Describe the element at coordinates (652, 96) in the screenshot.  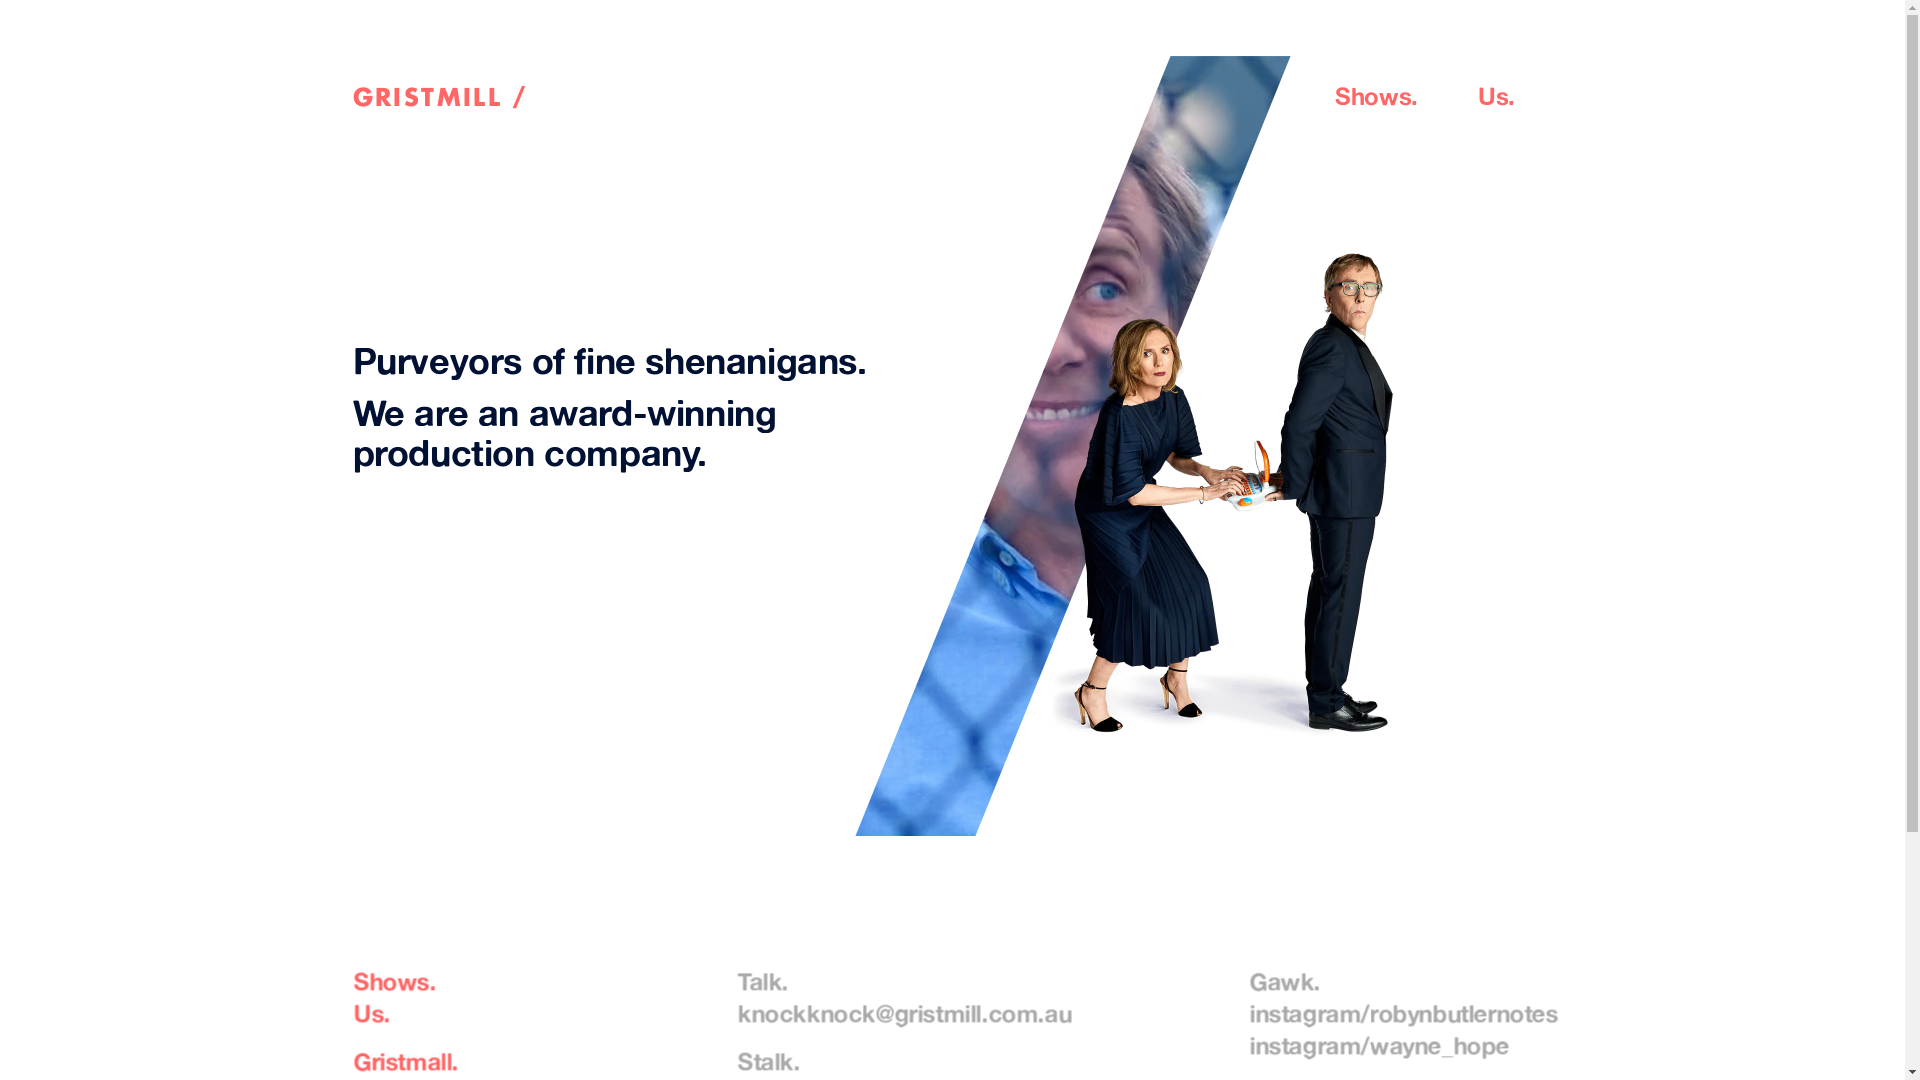
I see `'GRISTMILL /'` at that location.